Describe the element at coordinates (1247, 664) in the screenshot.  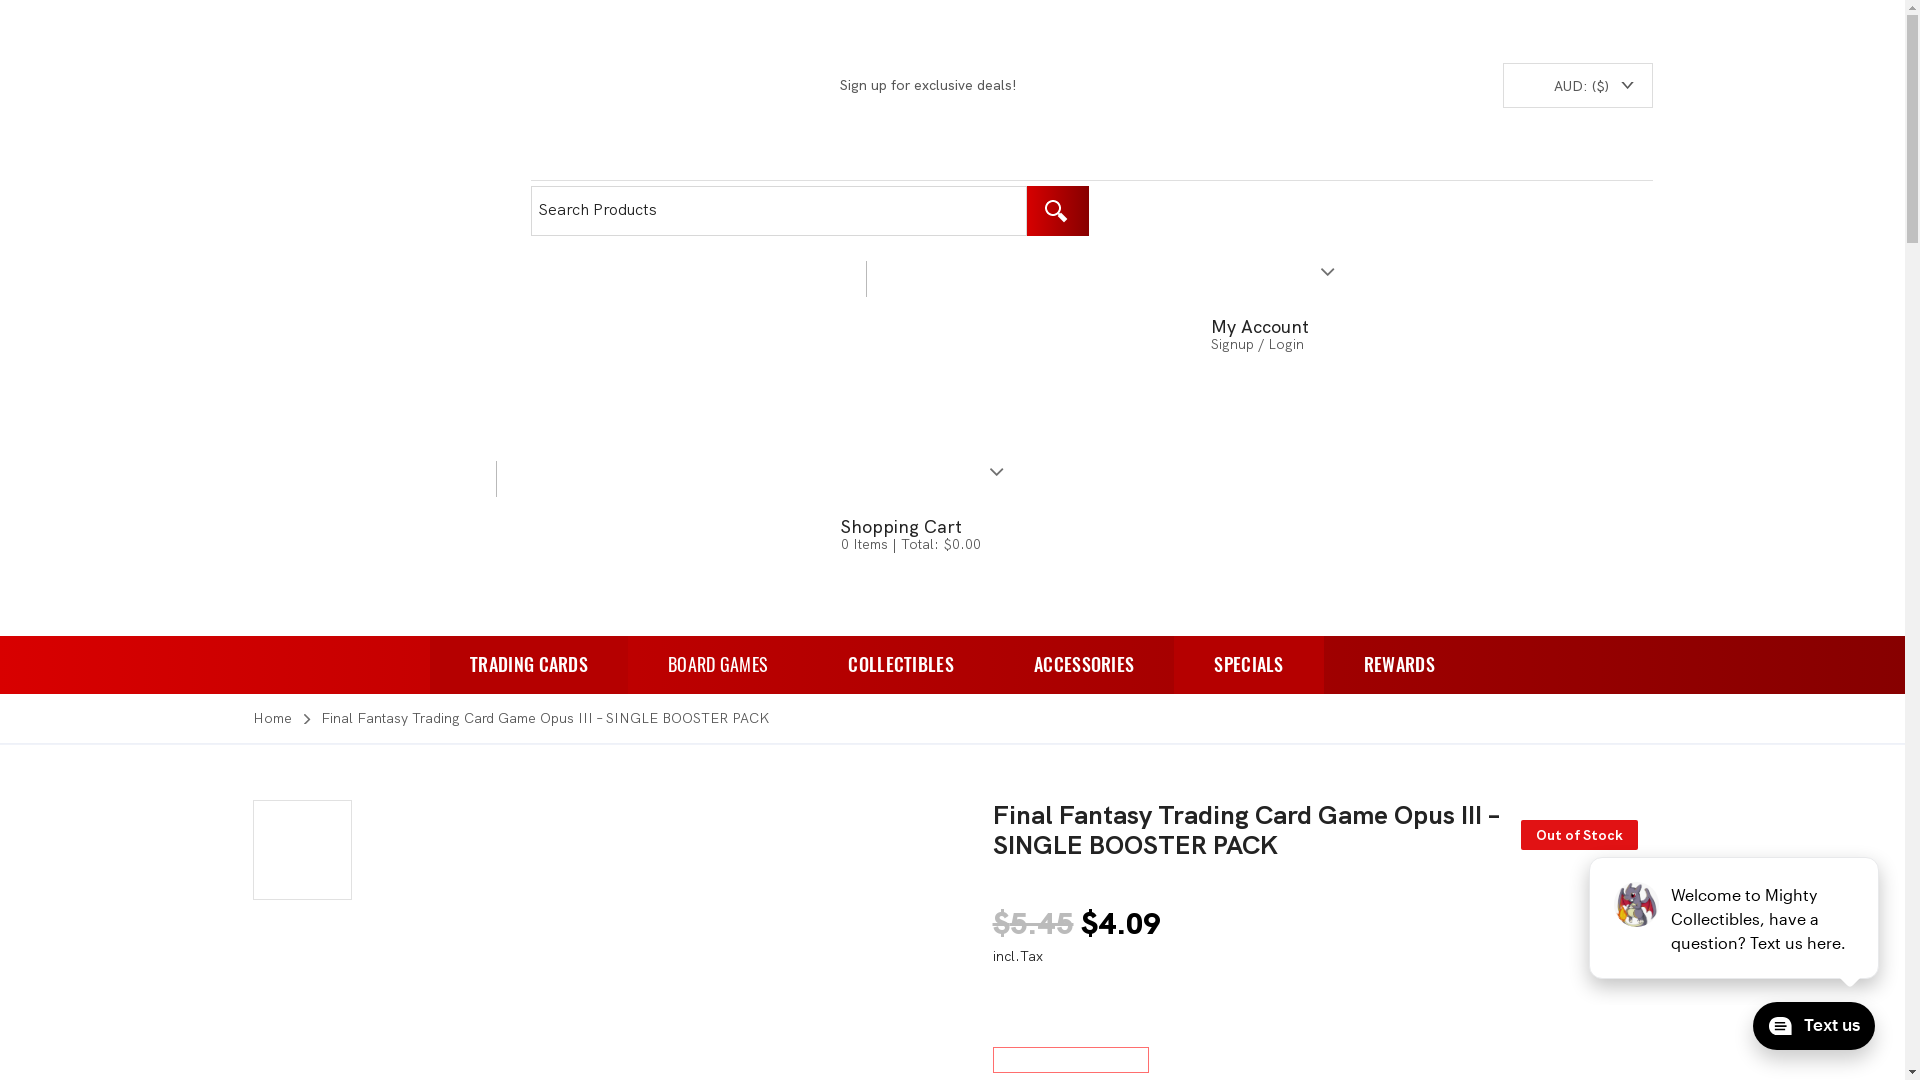
I see `'SPECIALS'` at that location.